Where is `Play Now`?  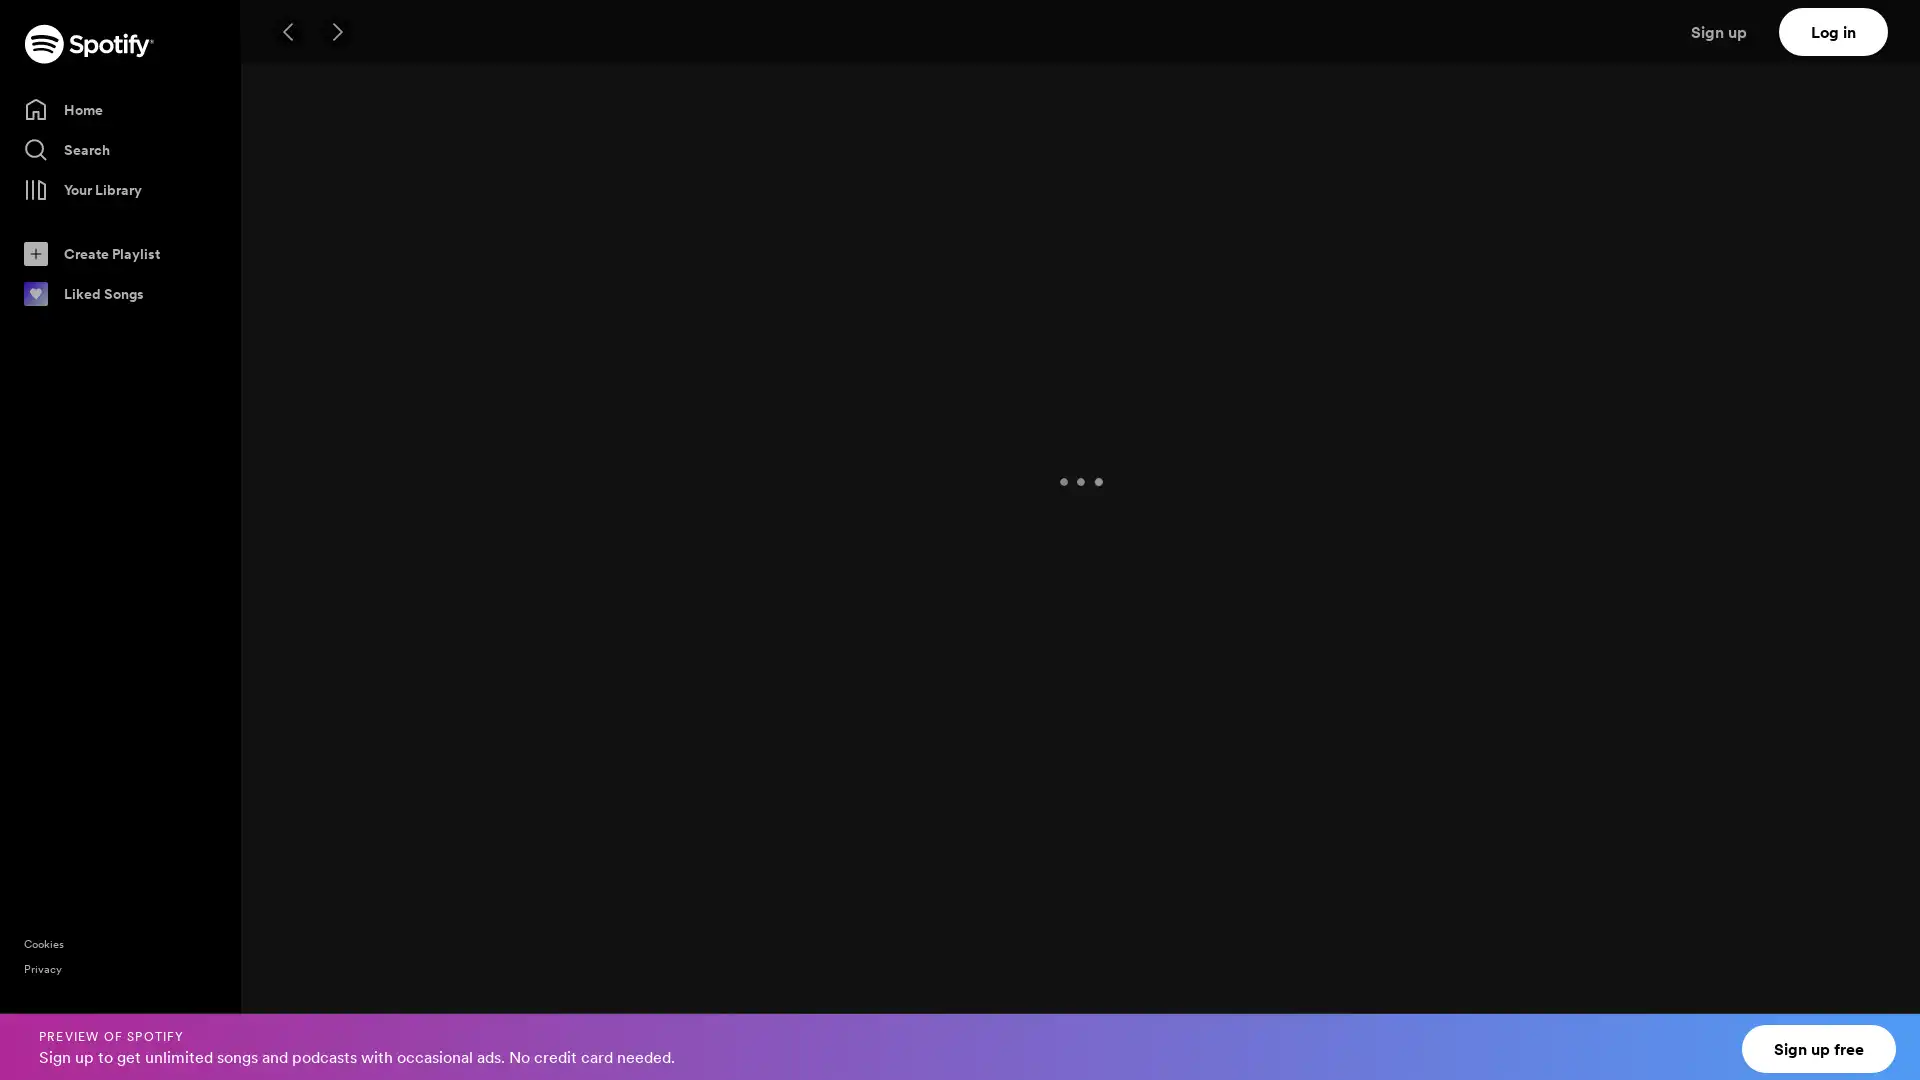
Play Now is located at coordinates (1223, 608).